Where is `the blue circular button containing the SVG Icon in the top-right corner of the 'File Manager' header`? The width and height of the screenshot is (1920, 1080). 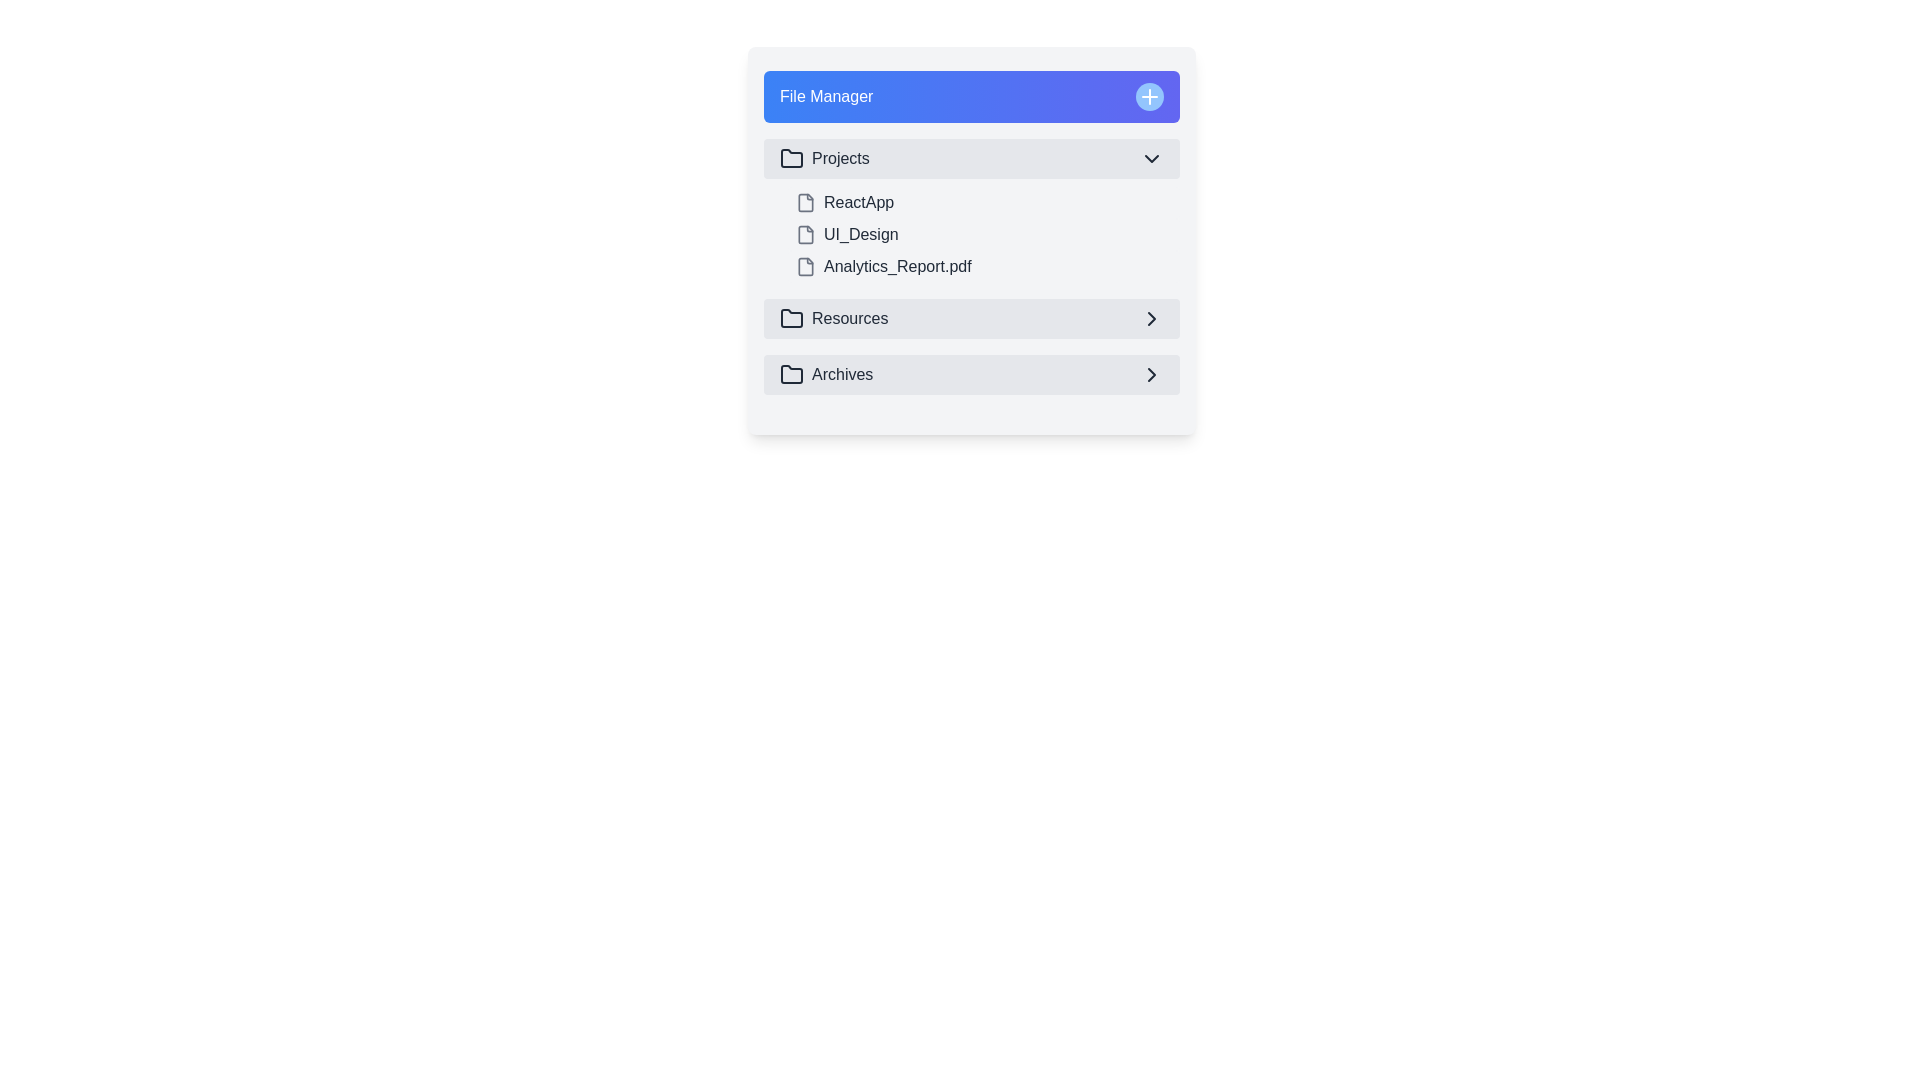
the blue circular button containing the SVG Icon in the top-right corner of the 'File Manager' header is located at coordinates (1150, 96).